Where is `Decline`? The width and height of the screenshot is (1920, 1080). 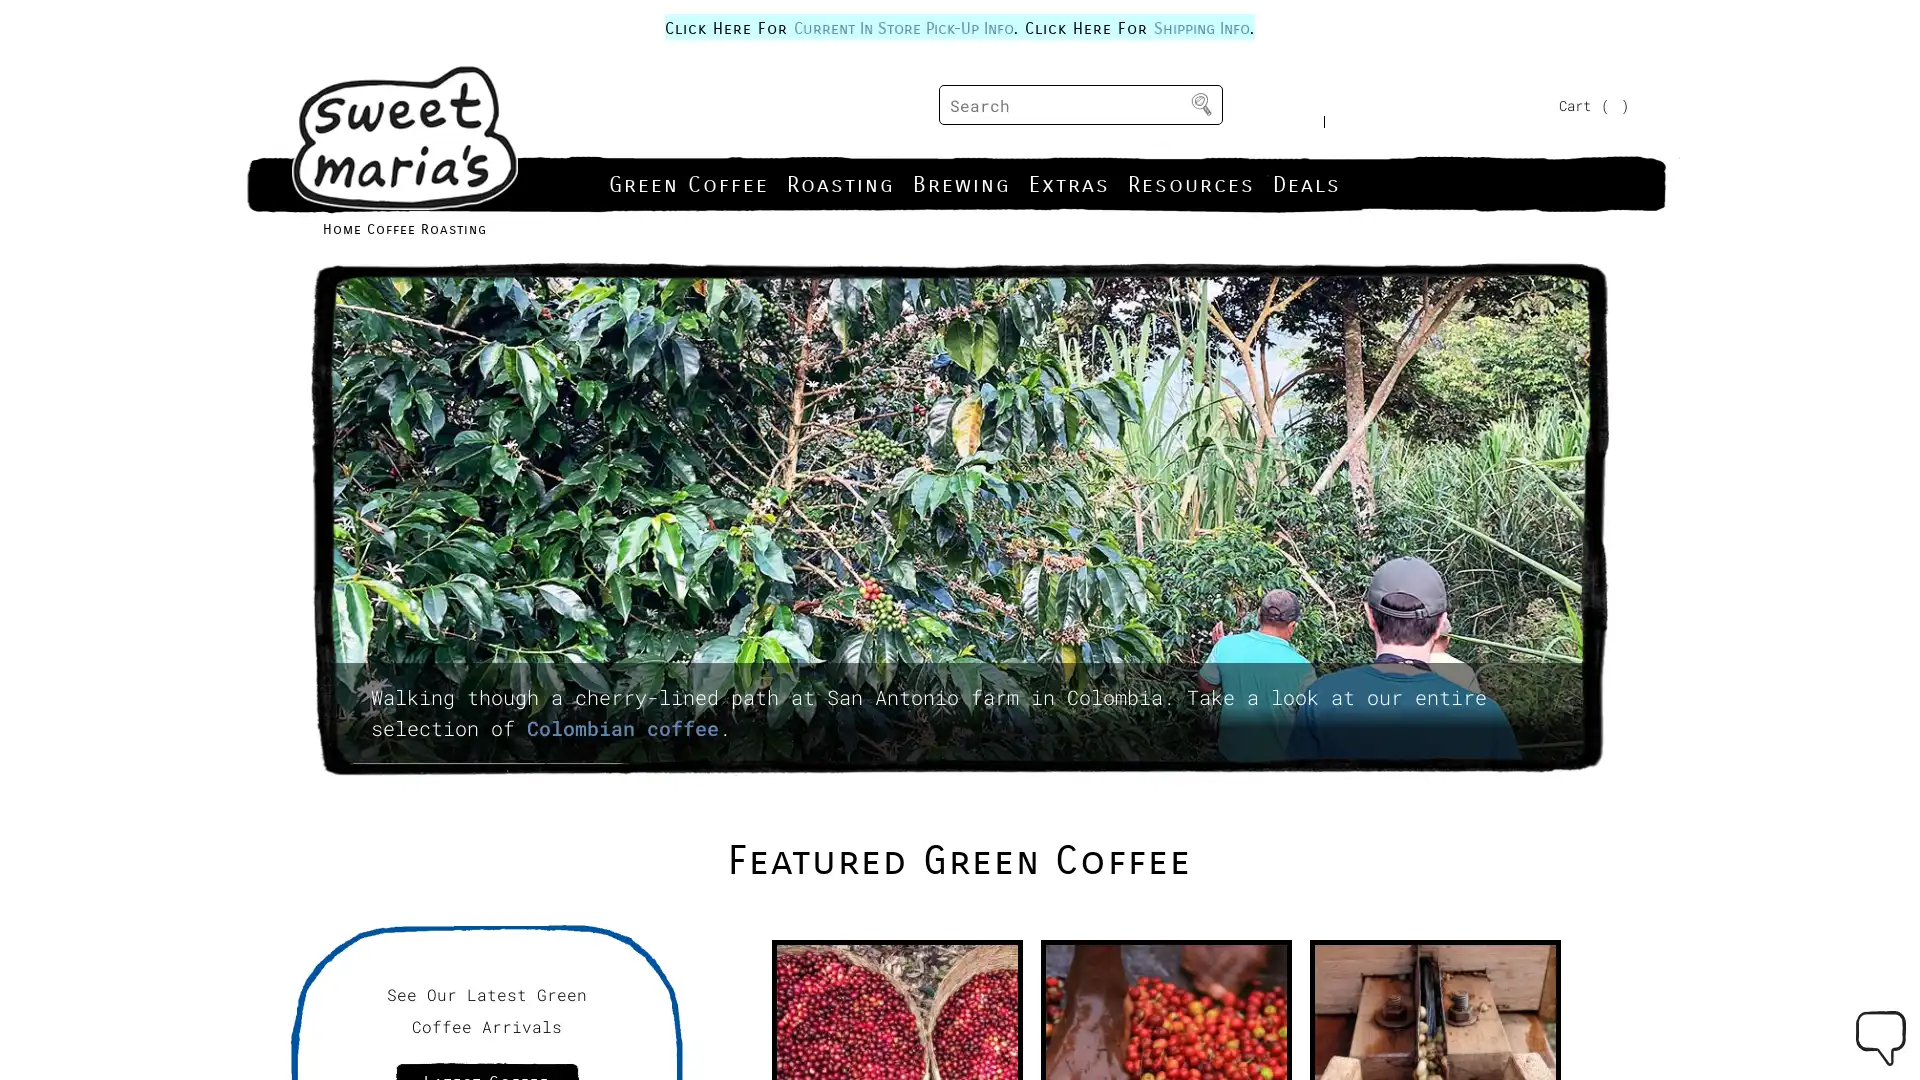
Decline is located at coordinates (581, 1044).